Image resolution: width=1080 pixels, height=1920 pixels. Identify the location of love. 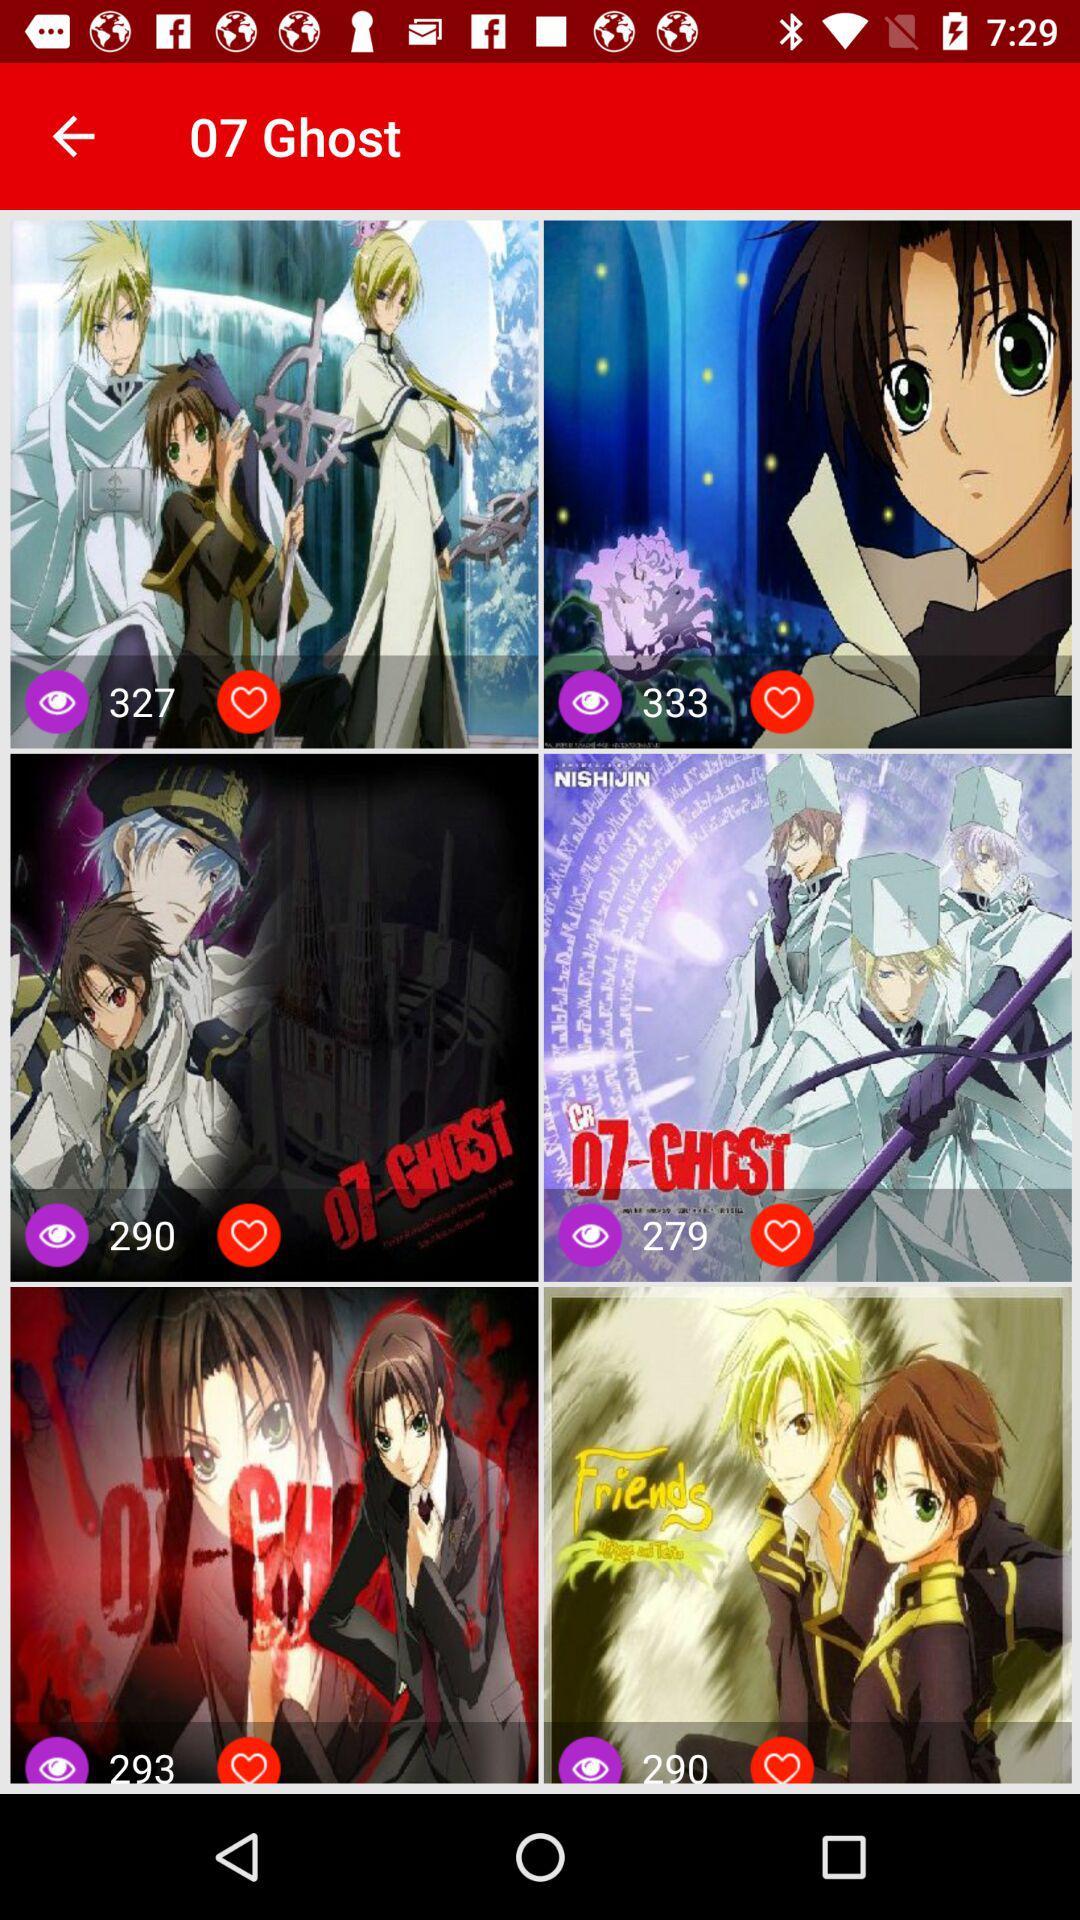
(248, 701).